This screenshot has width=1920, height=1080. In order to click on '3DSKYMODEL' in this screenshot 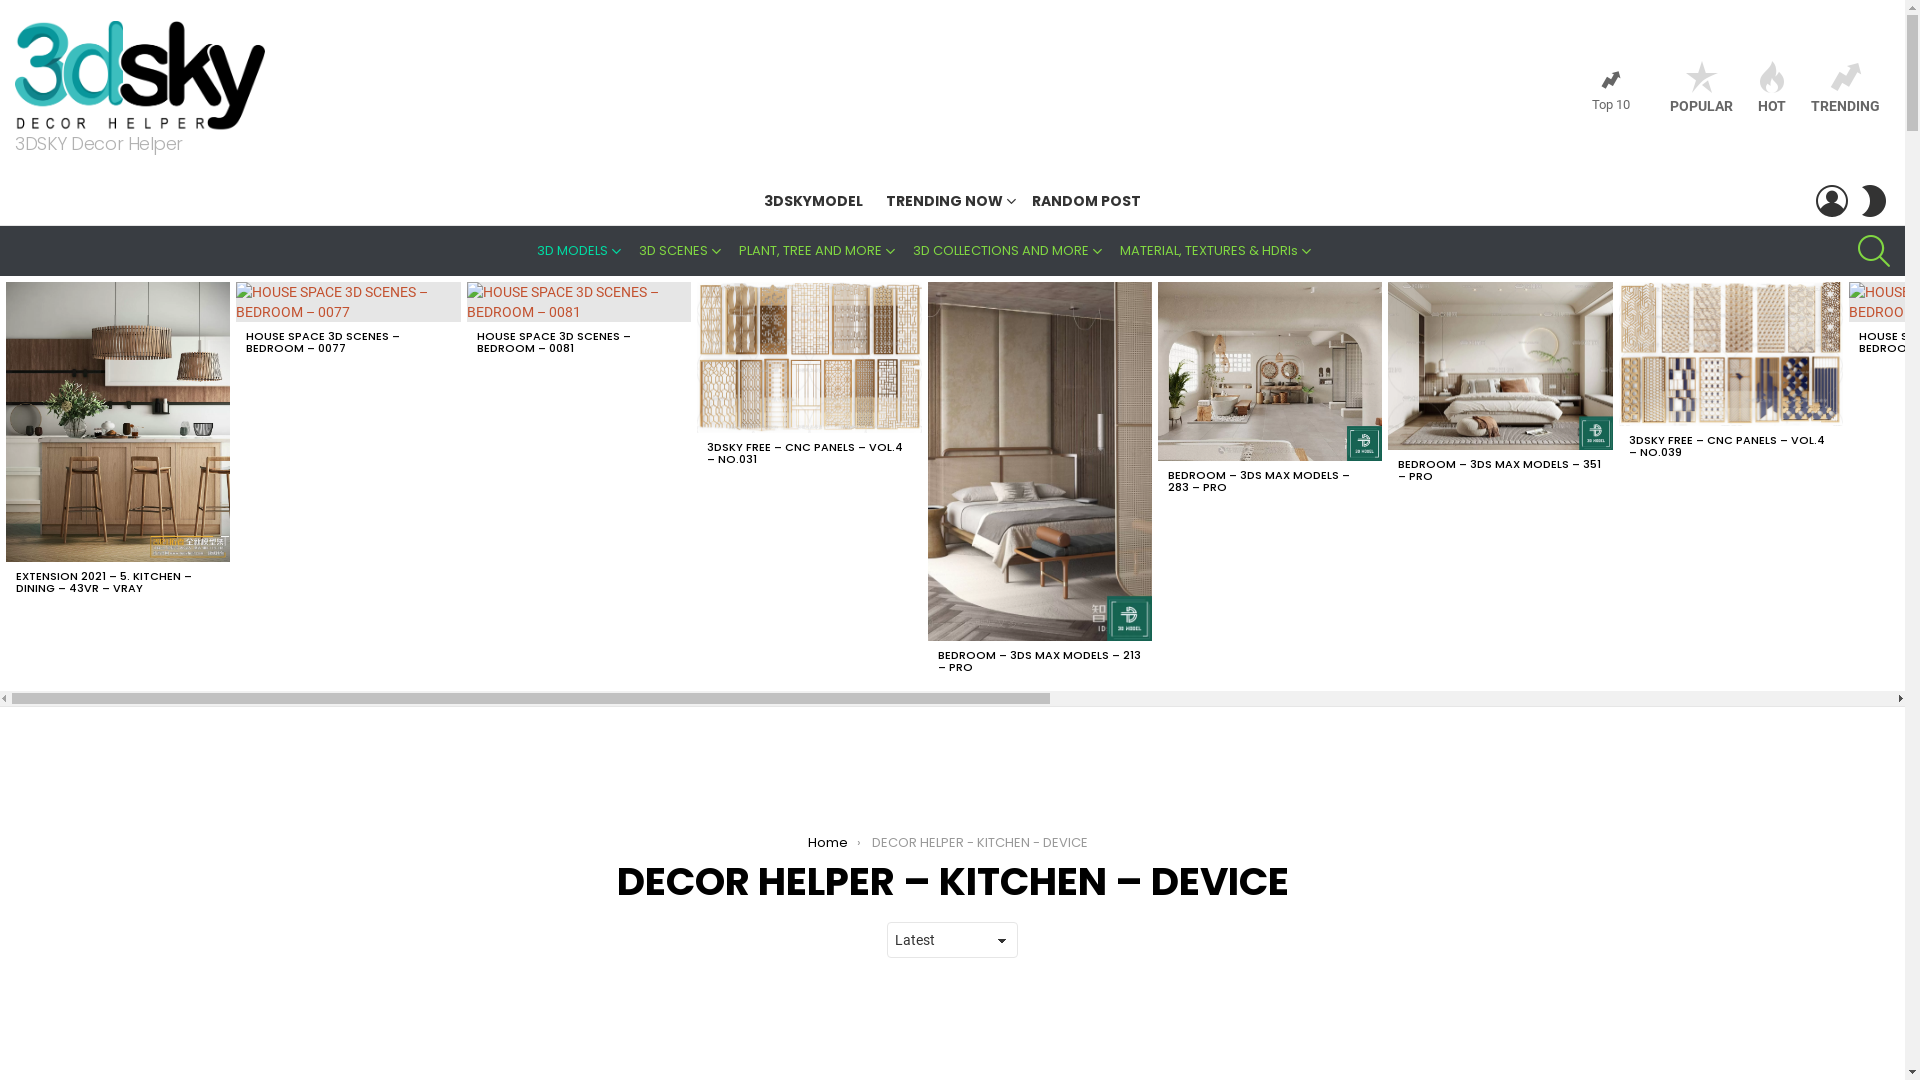, I will do `click(752, 200)`.